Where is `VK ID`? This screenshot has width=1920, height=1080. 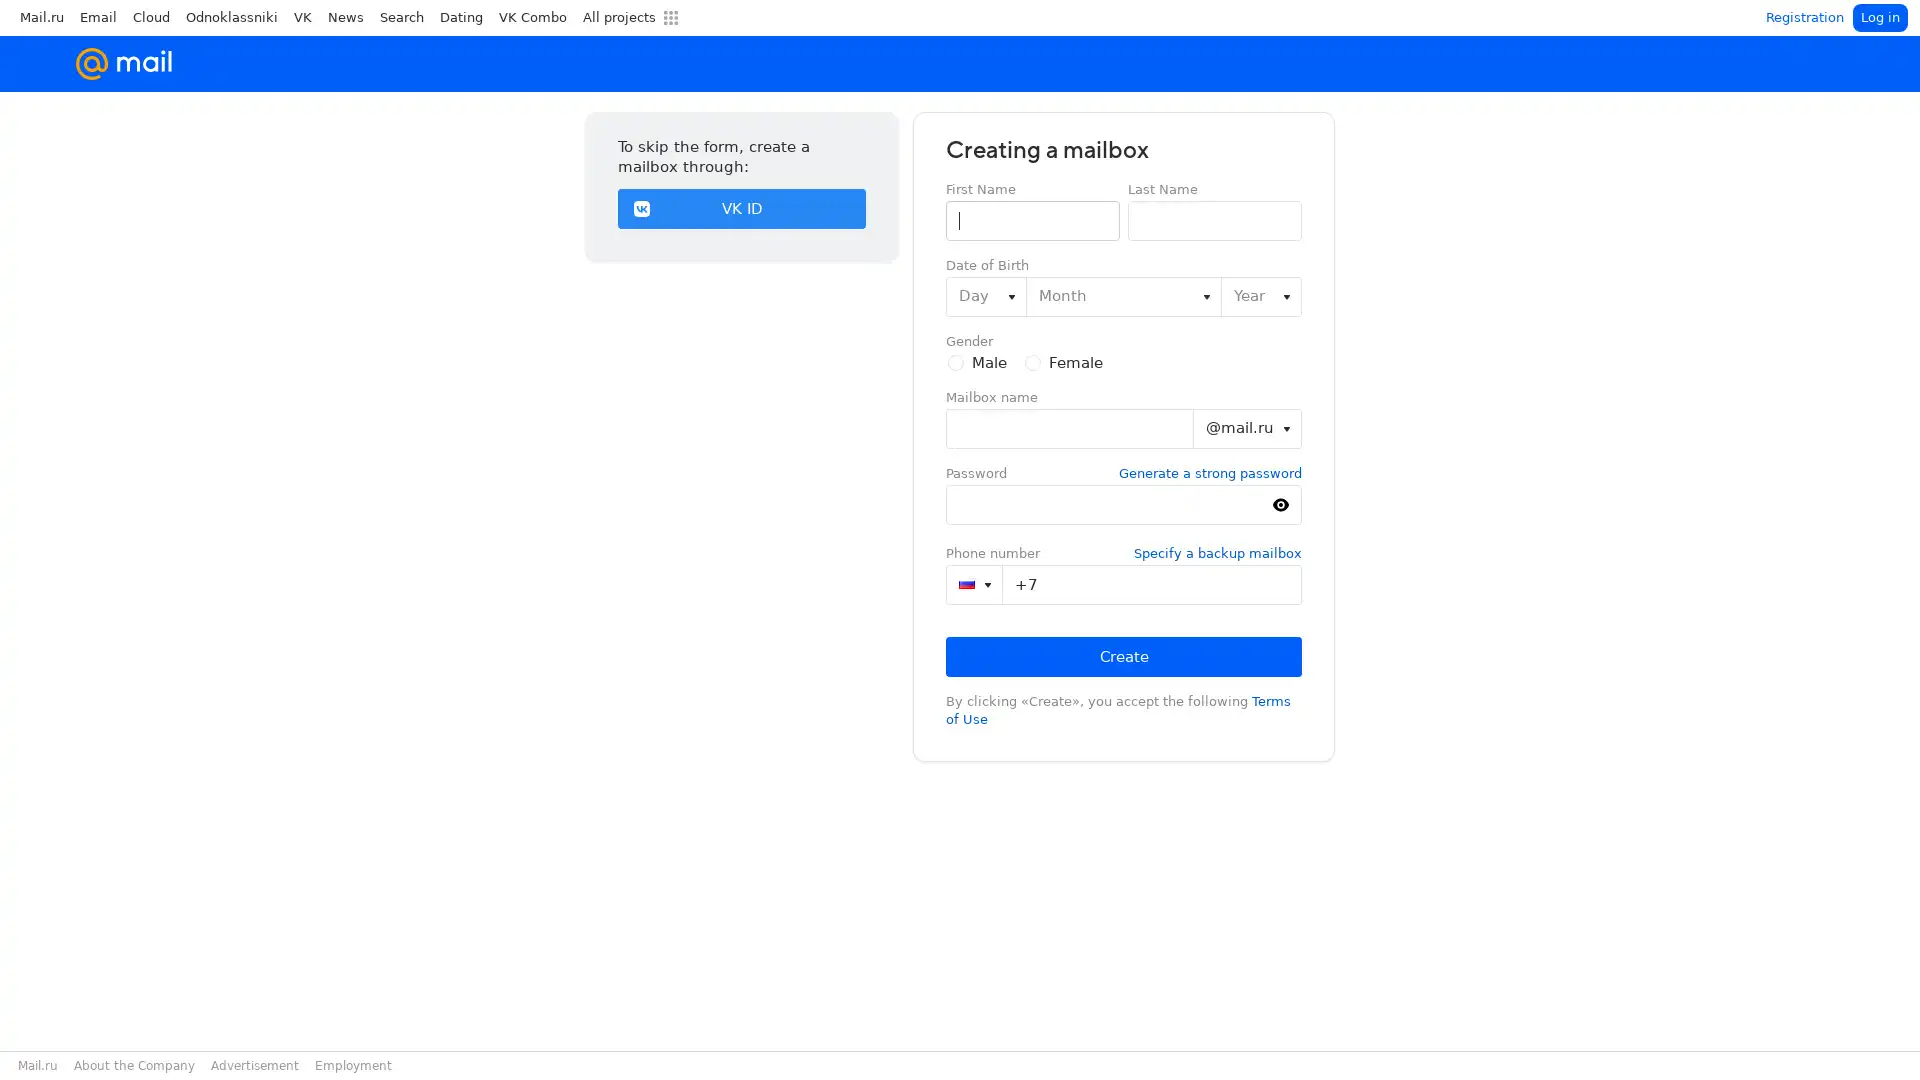 VK ID is located at coordinates (741, 208).